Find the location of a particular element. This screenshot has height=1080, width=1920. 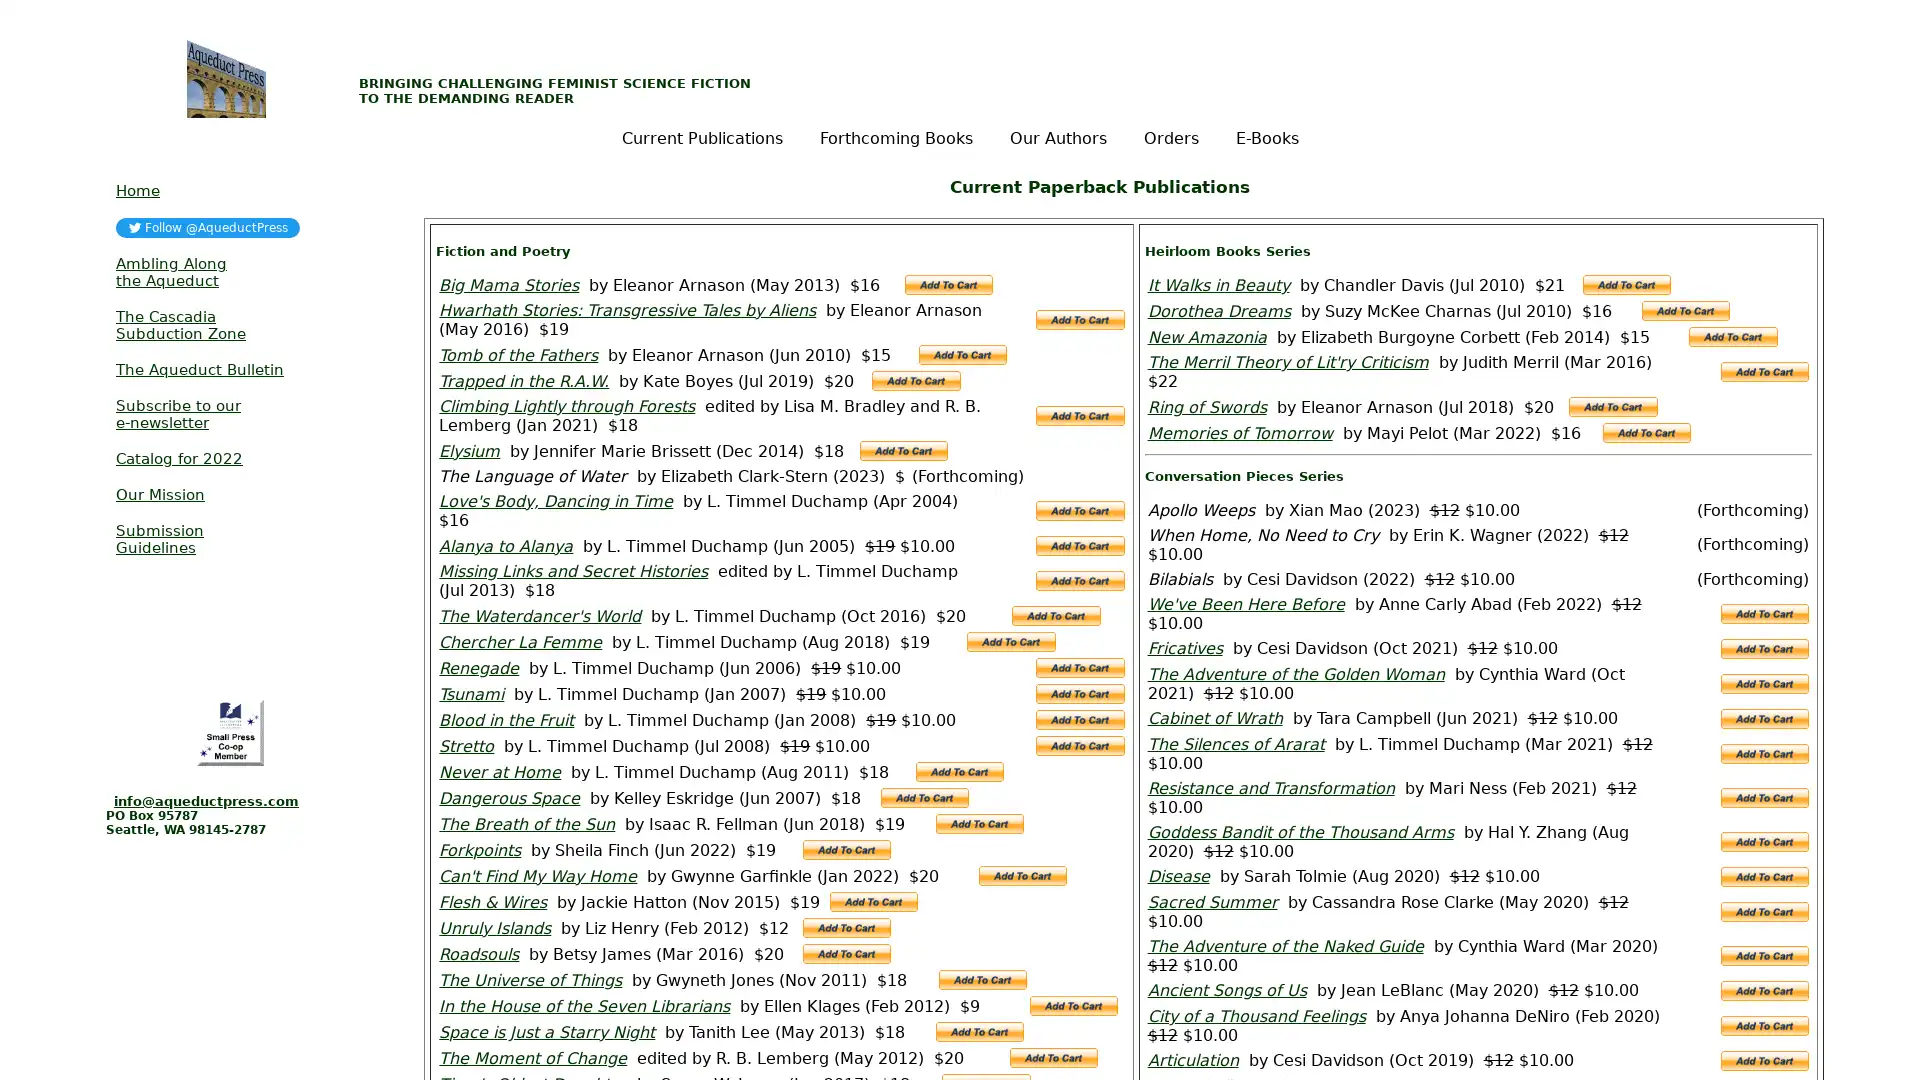

Make payments with PayPal - it\'s fast, free and secure! is located at coordinates (1764, 612).